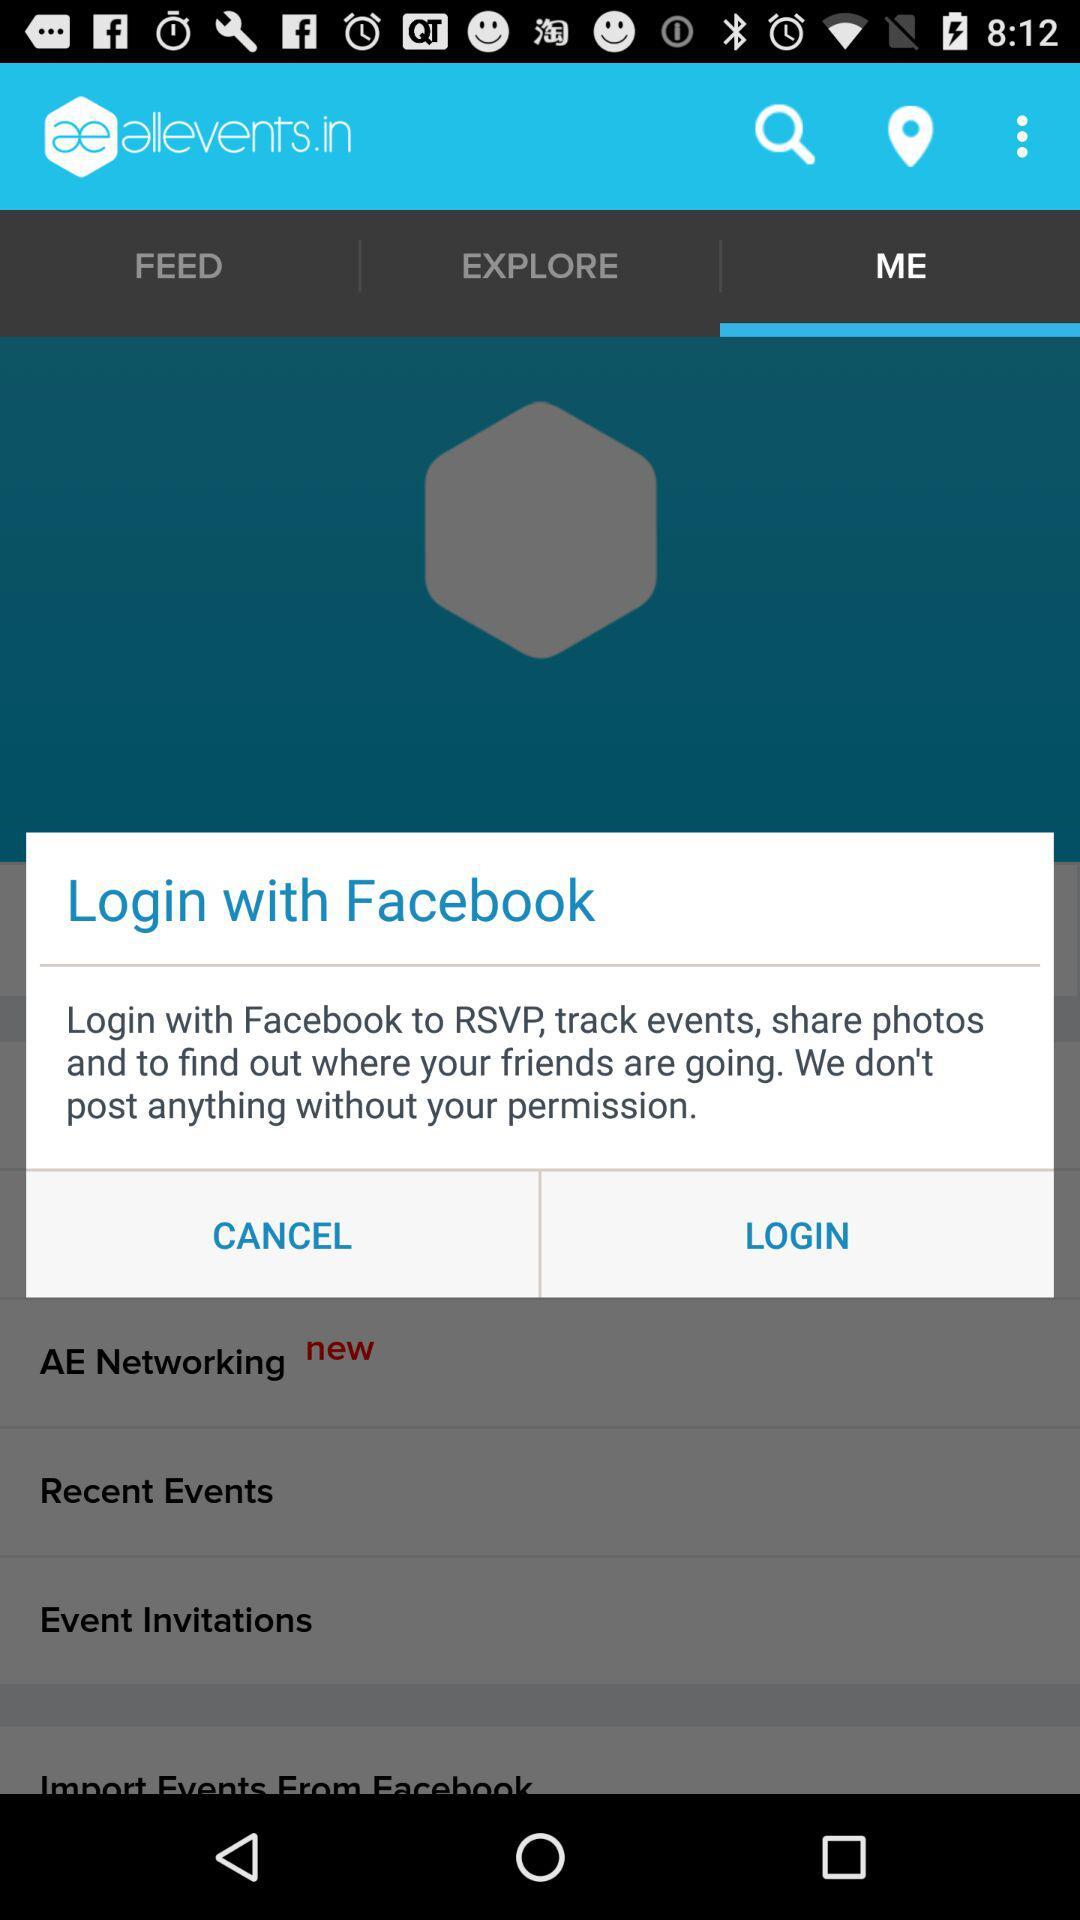 The image size is (1080, 1920). Describe the element at coordinates (540, 1491) in the screenshot. I see `recent events item` at that location.